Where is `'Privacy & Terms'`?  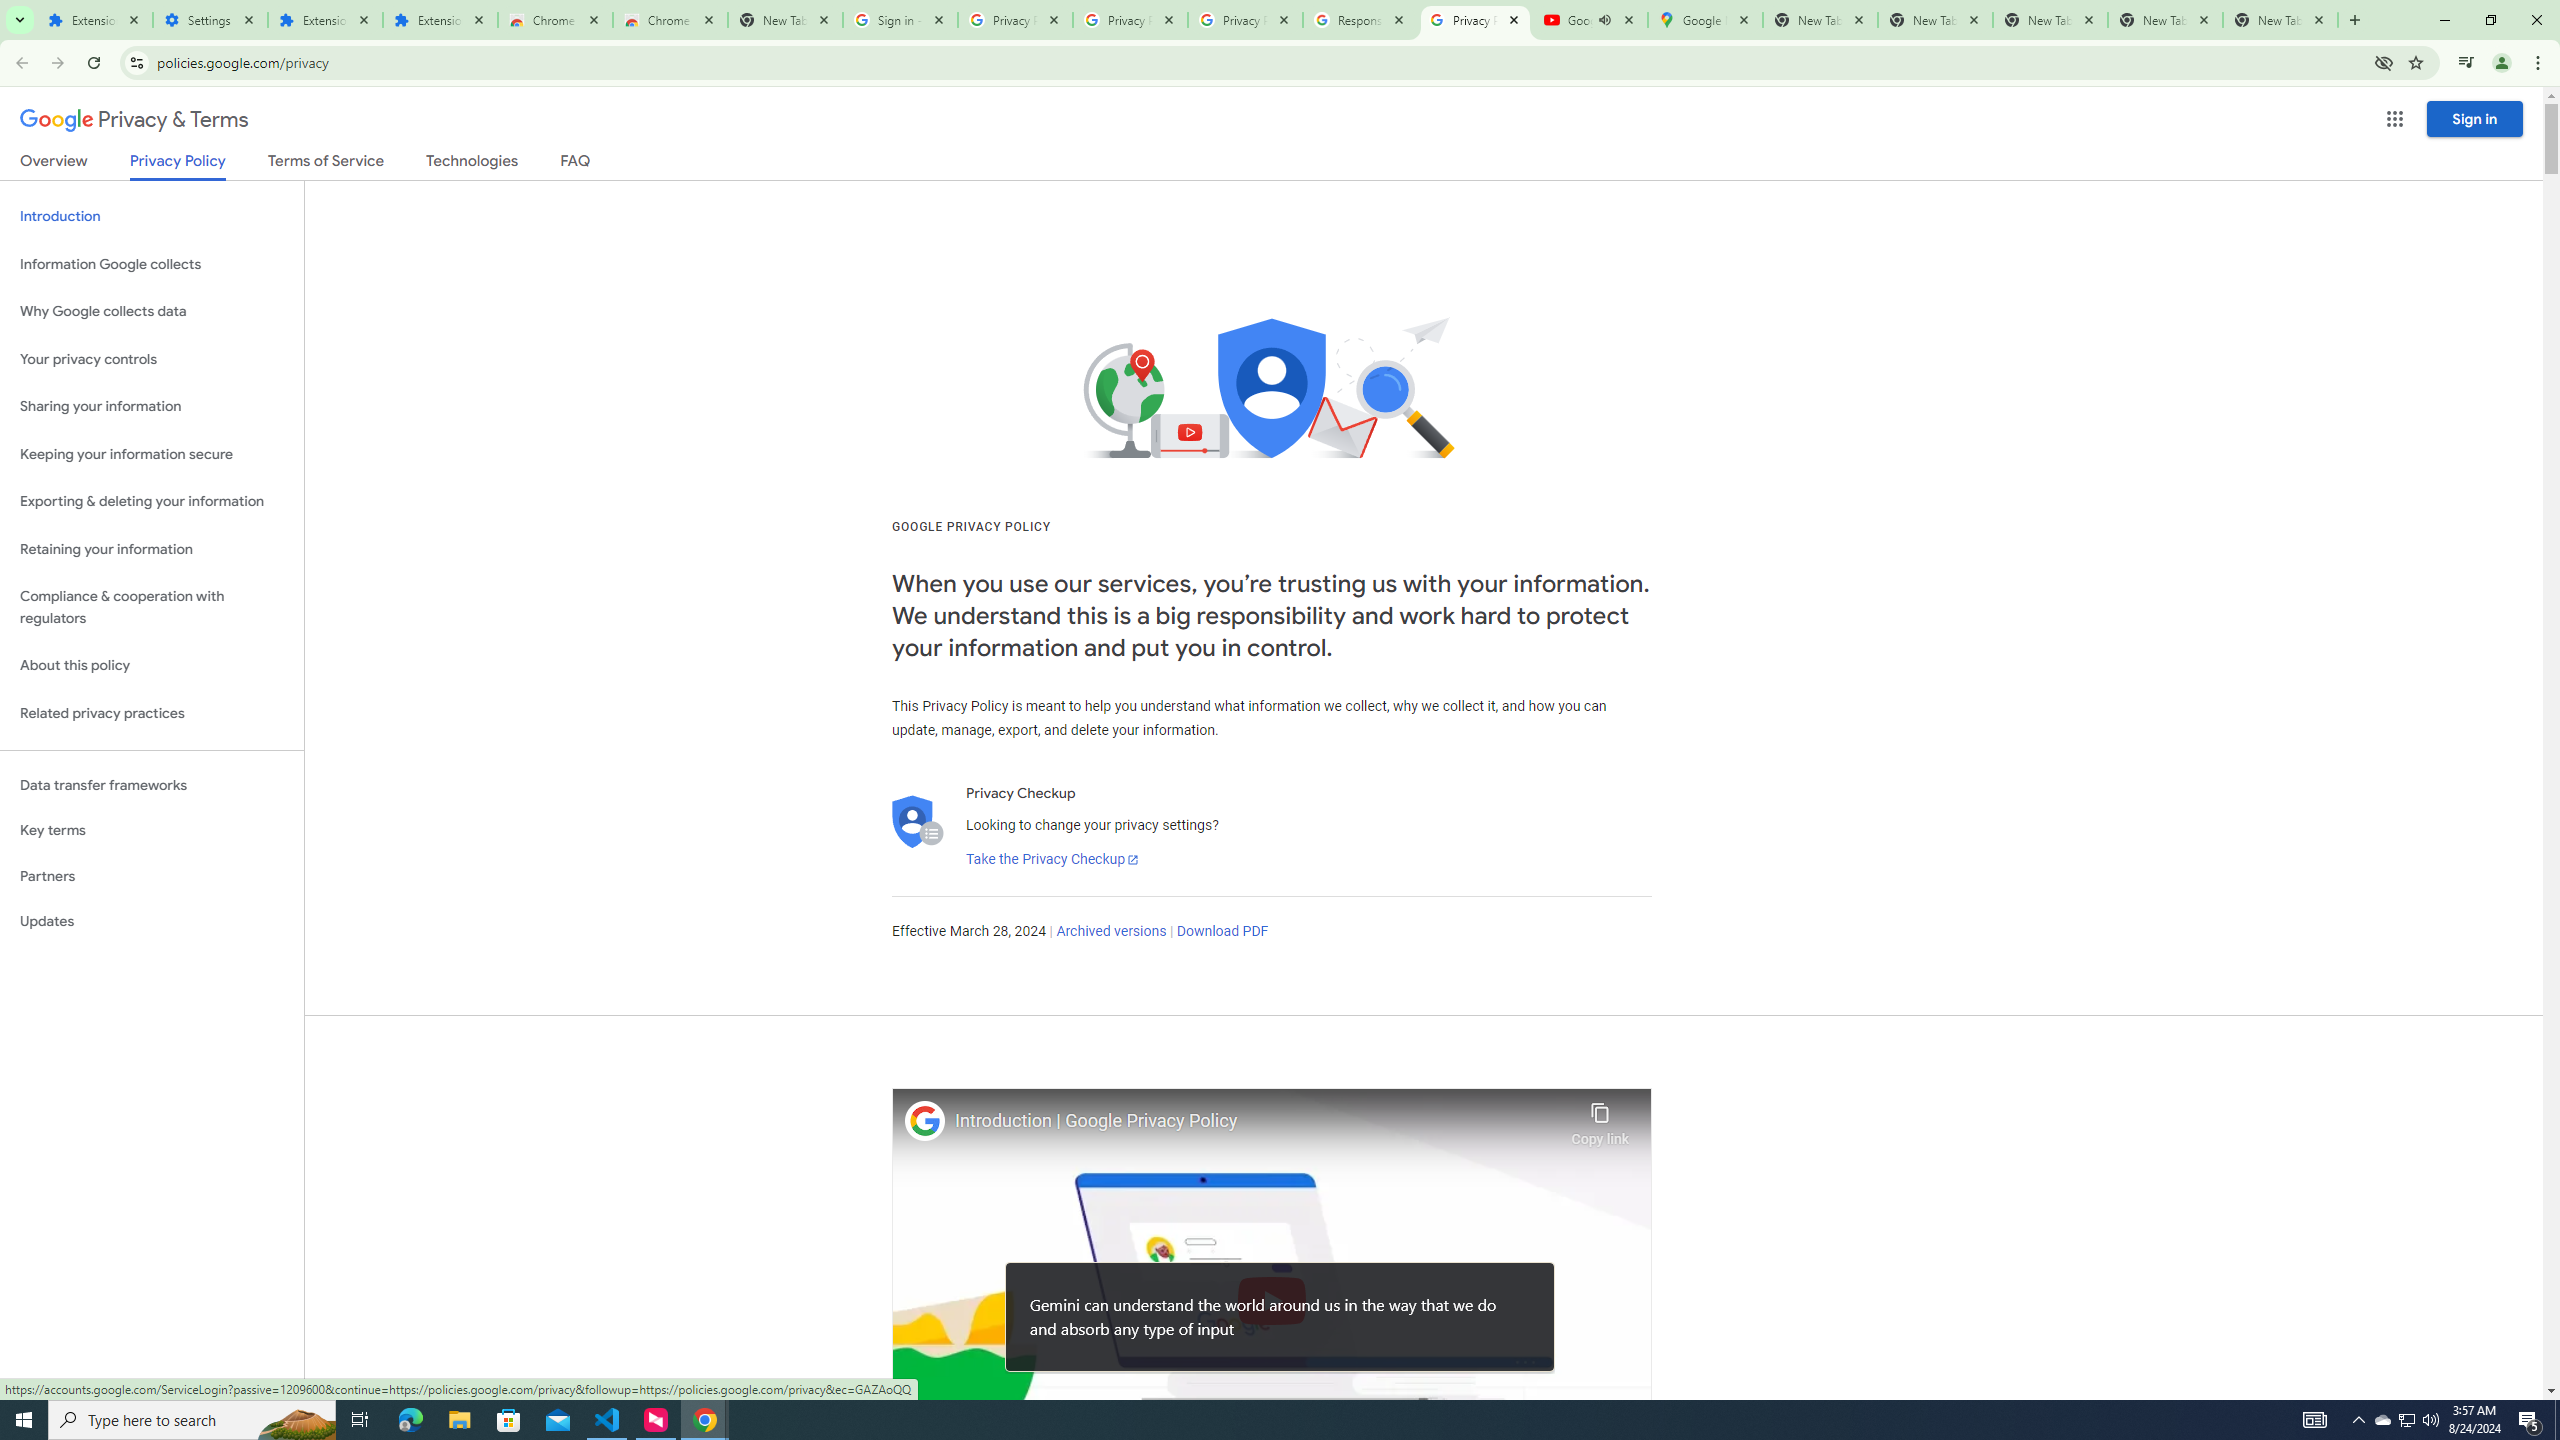
'Privacy & Terms' is located at coordinates (134, 119).